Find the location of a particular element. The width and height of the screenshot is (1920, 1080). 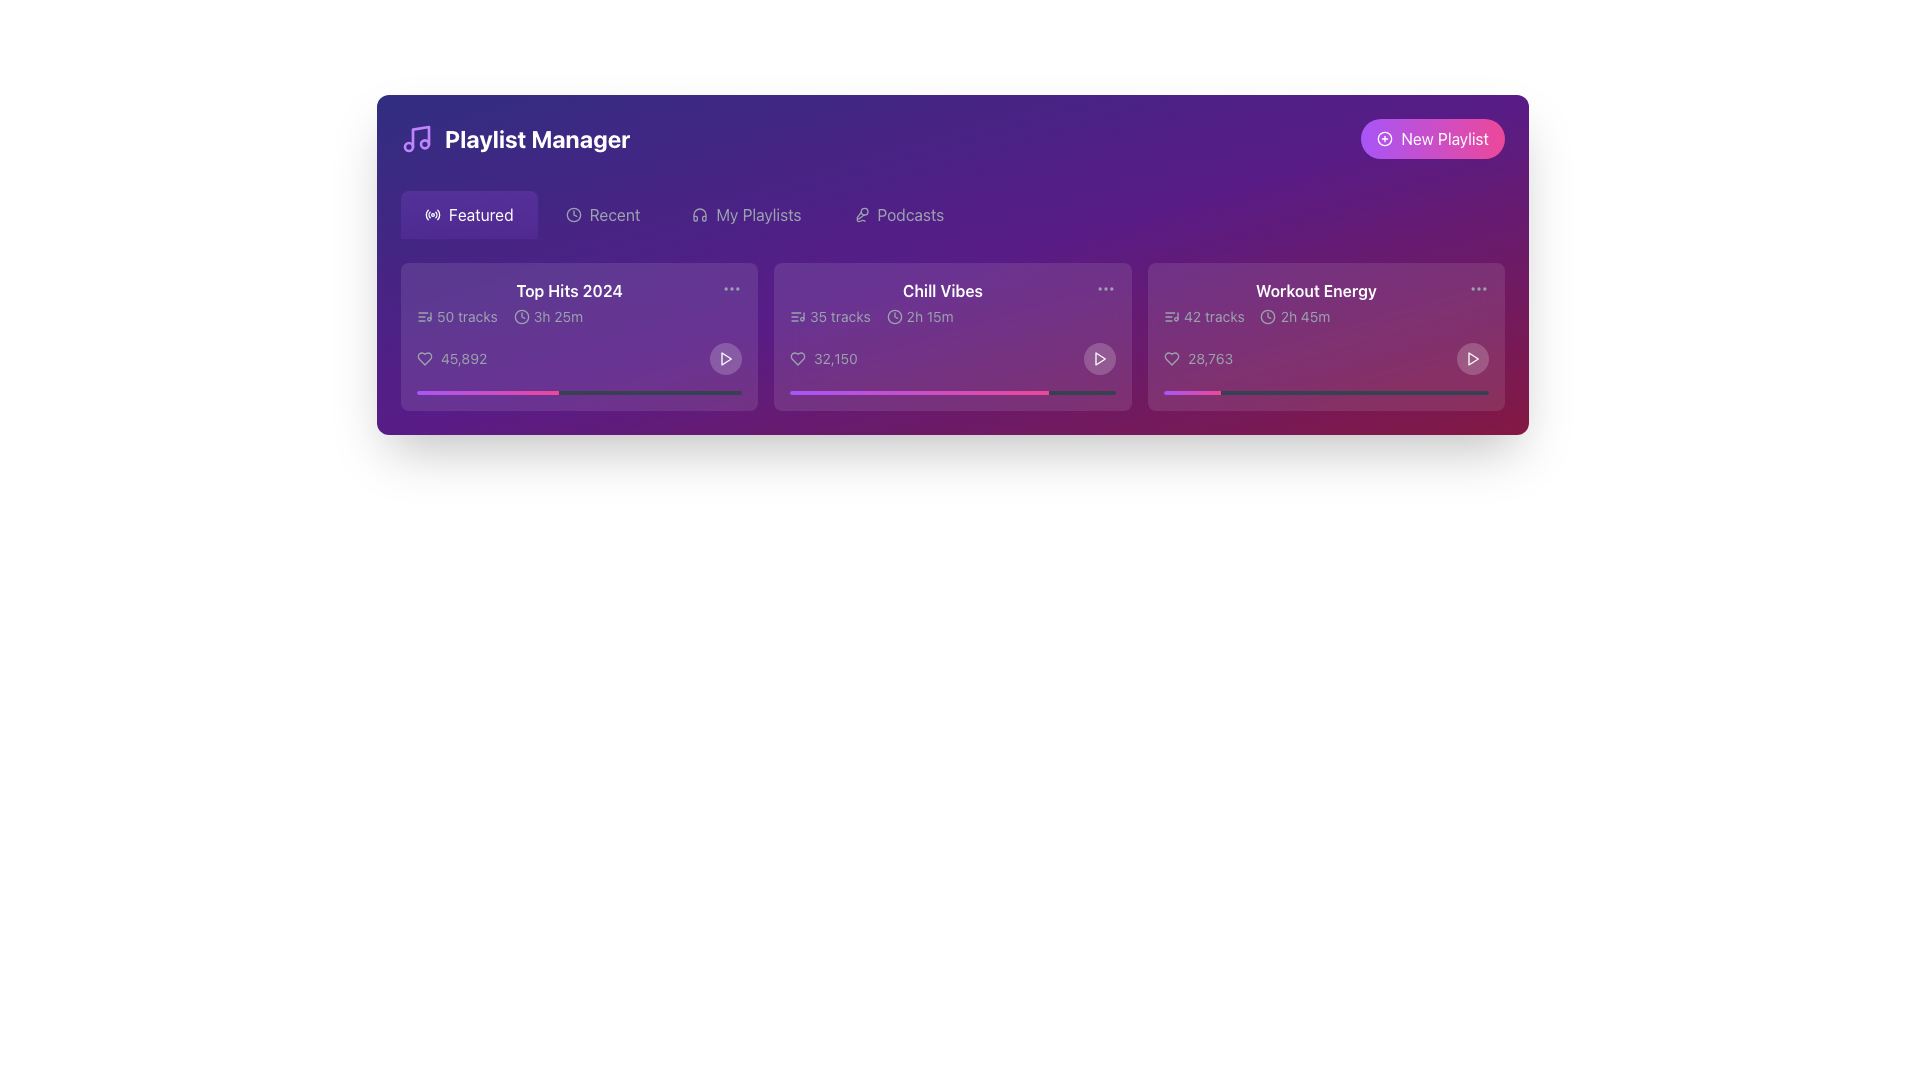

the vertically arranged set of three dots in the top-right corner of the 'Chill Vibes' tile is located at coordinates (1104, 289).